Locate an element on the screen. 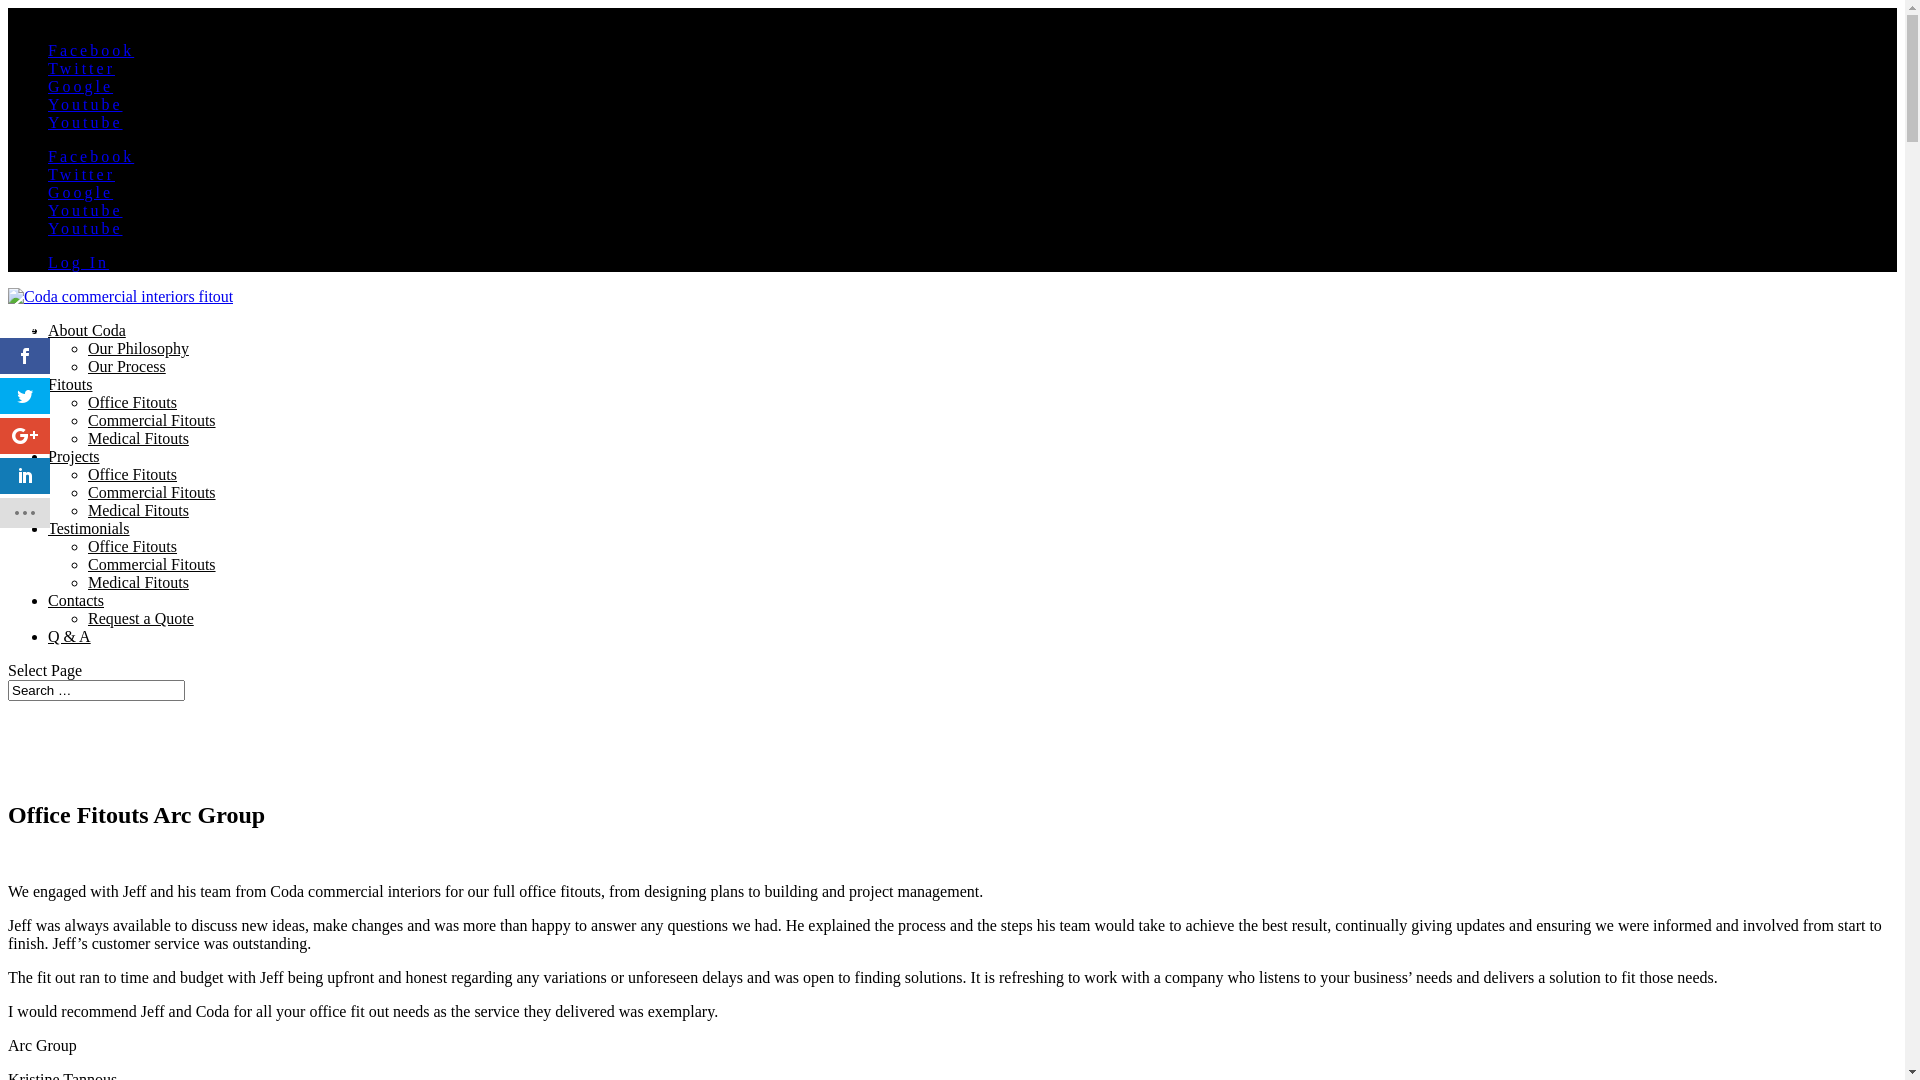 This screenshot has width=1920, height=1080. 'Youtube' is located at coordinates (84, 227).